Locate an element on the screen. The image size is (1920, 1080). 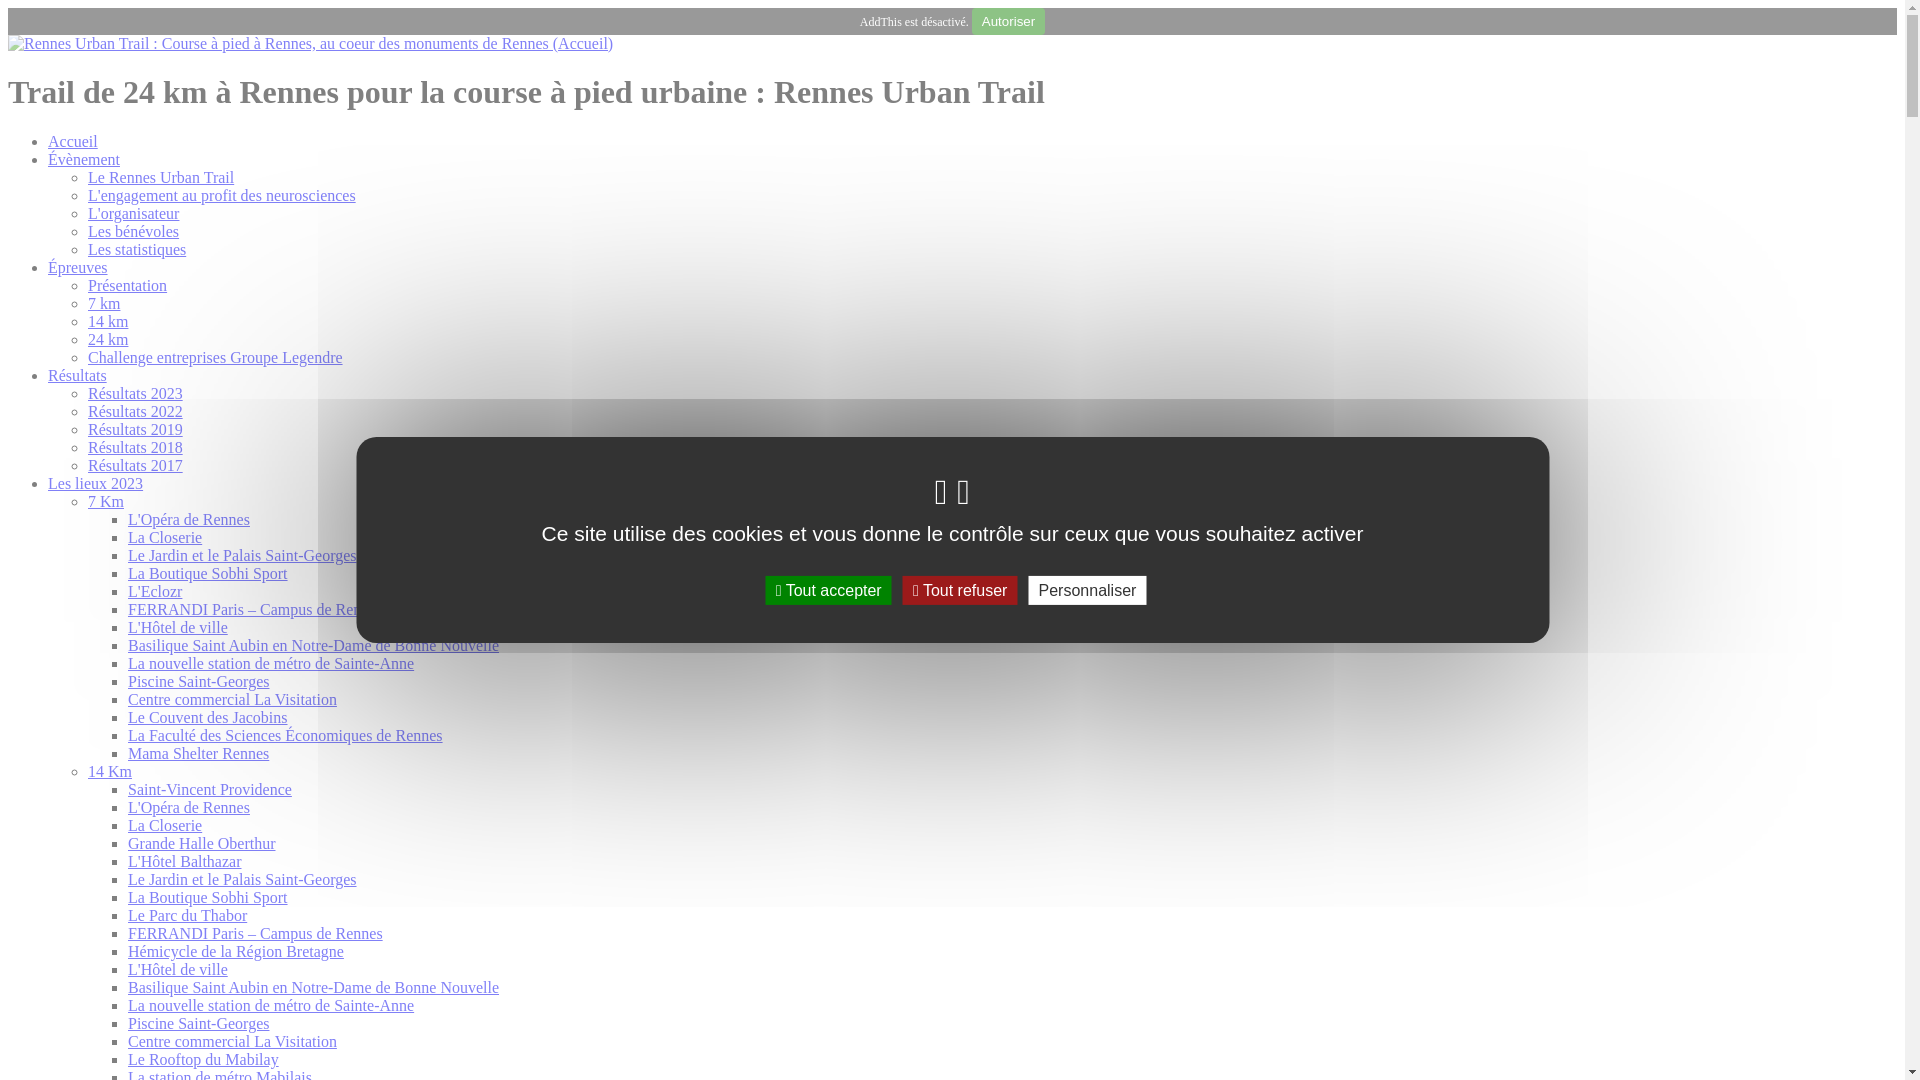
'La Closerie' is located at coordinates (164, 825).